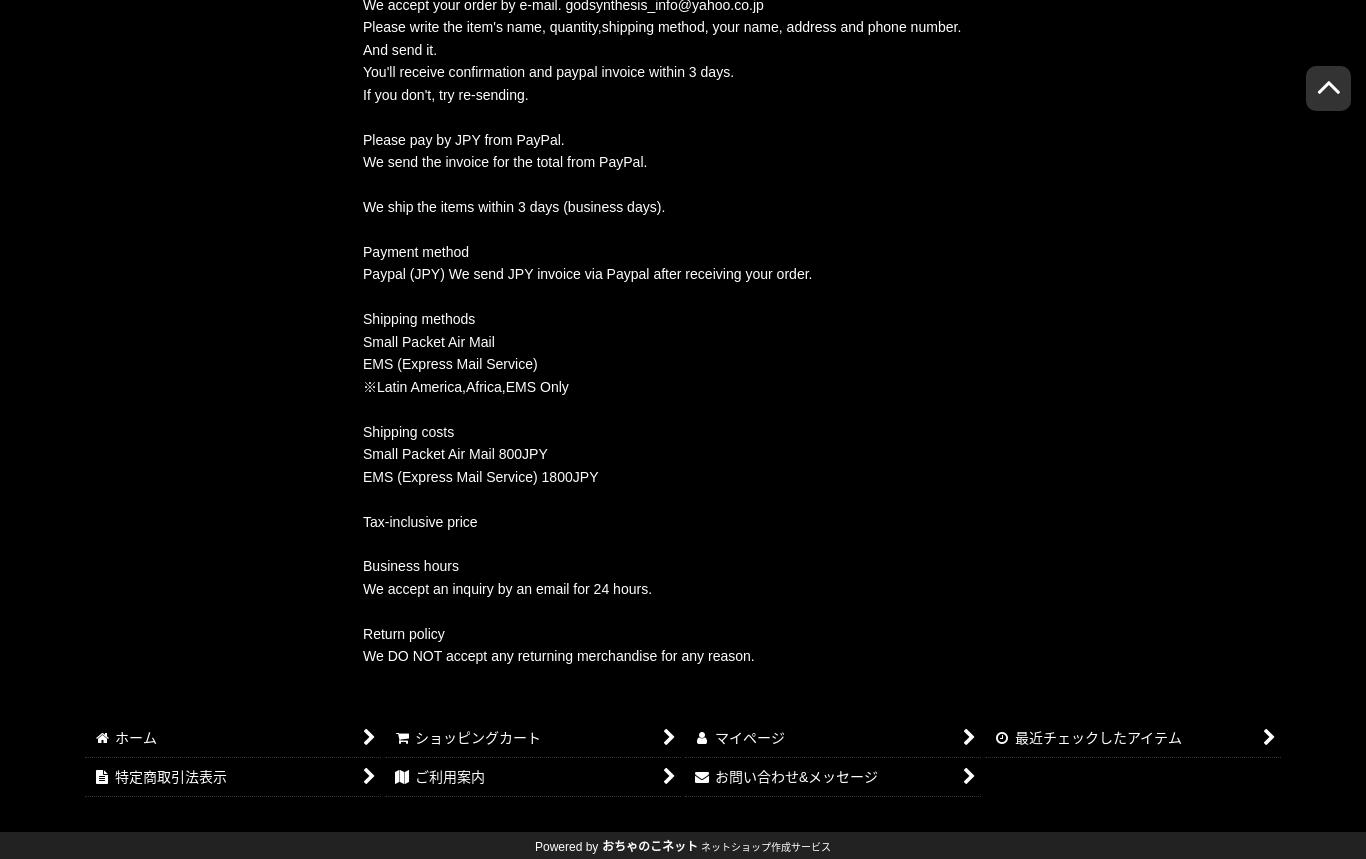  What do you see at coordinates (361, 474) in the screenshot?
I see `'EMS (Express Mail Service) 1800JPY'` at bounding box center [361, 474].